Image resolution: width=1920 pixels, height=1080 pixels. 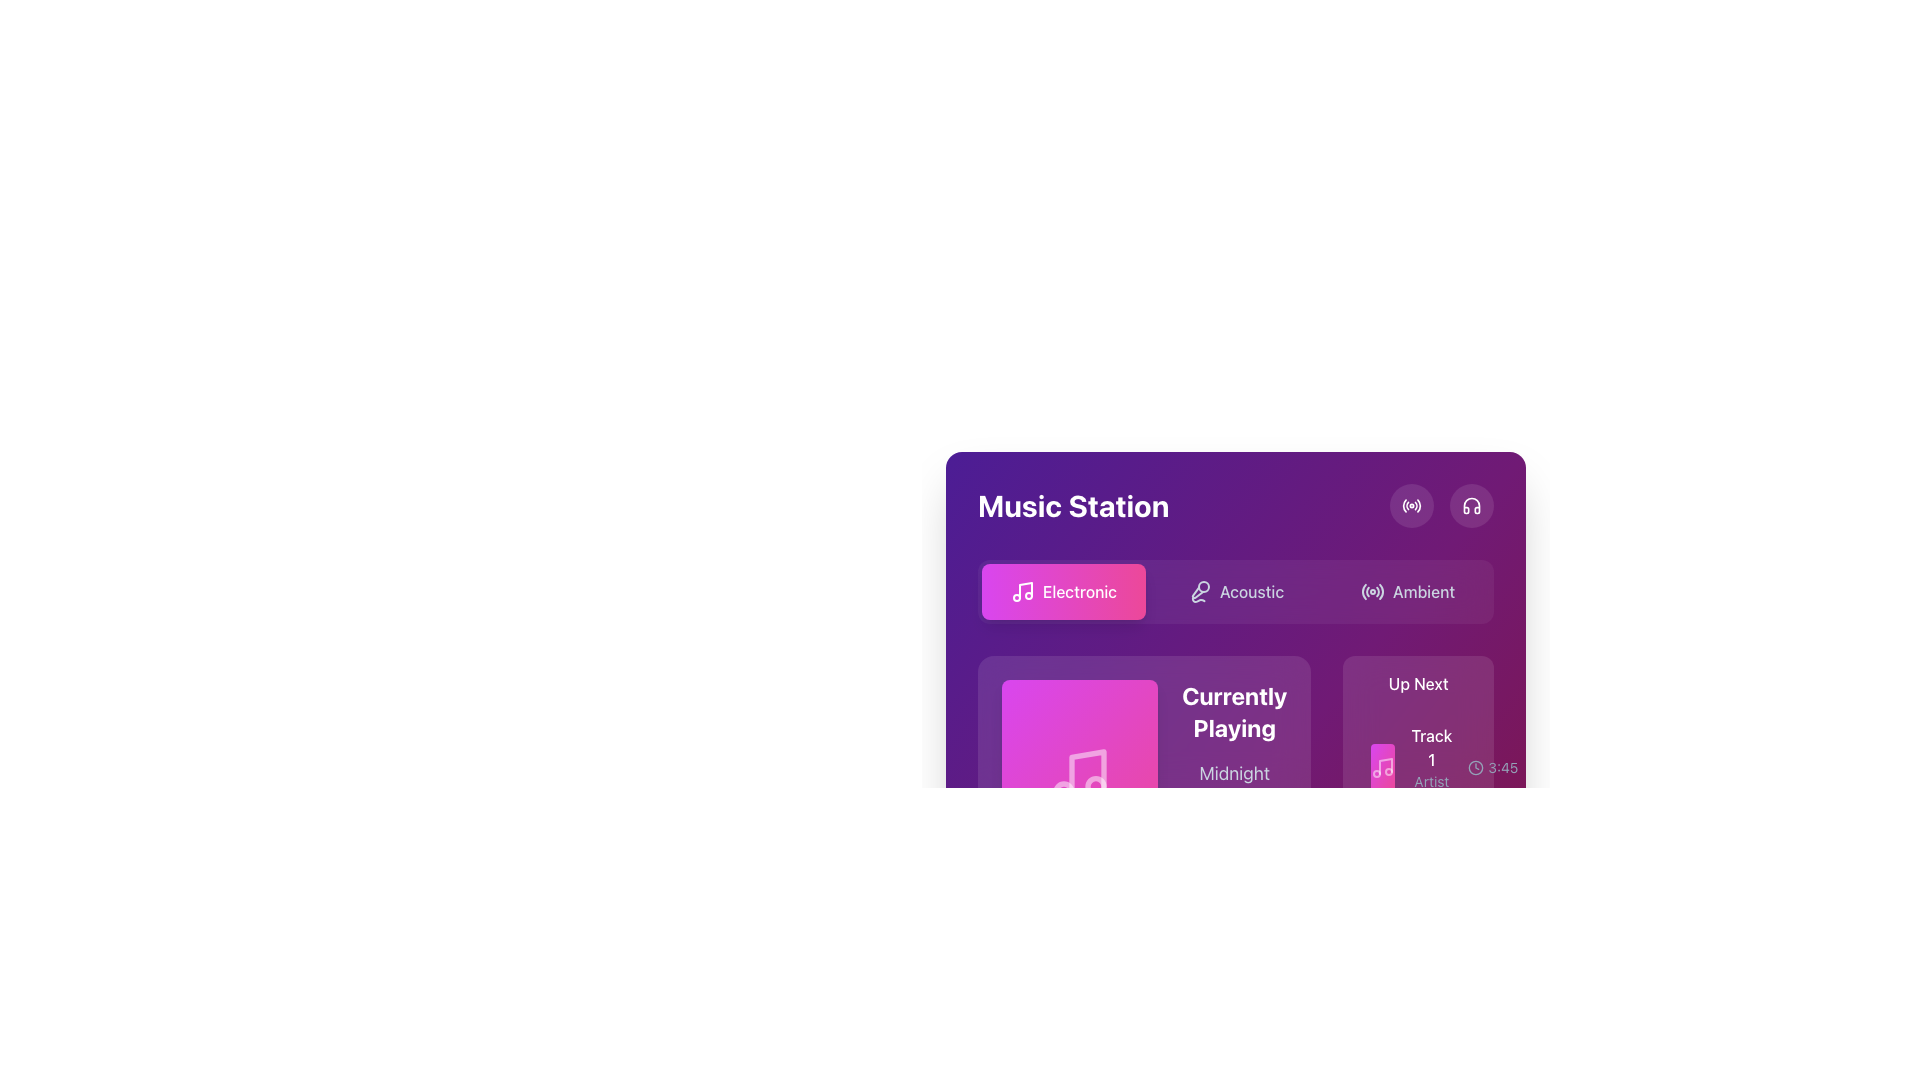 What do you see at coordinates (1476, 766) in the screenshot?
I see `the outer circle of the clock icon, which is a minimalistic vector graphic circle located in the upper right corner of the interface` at bounding box center [1476, 766].